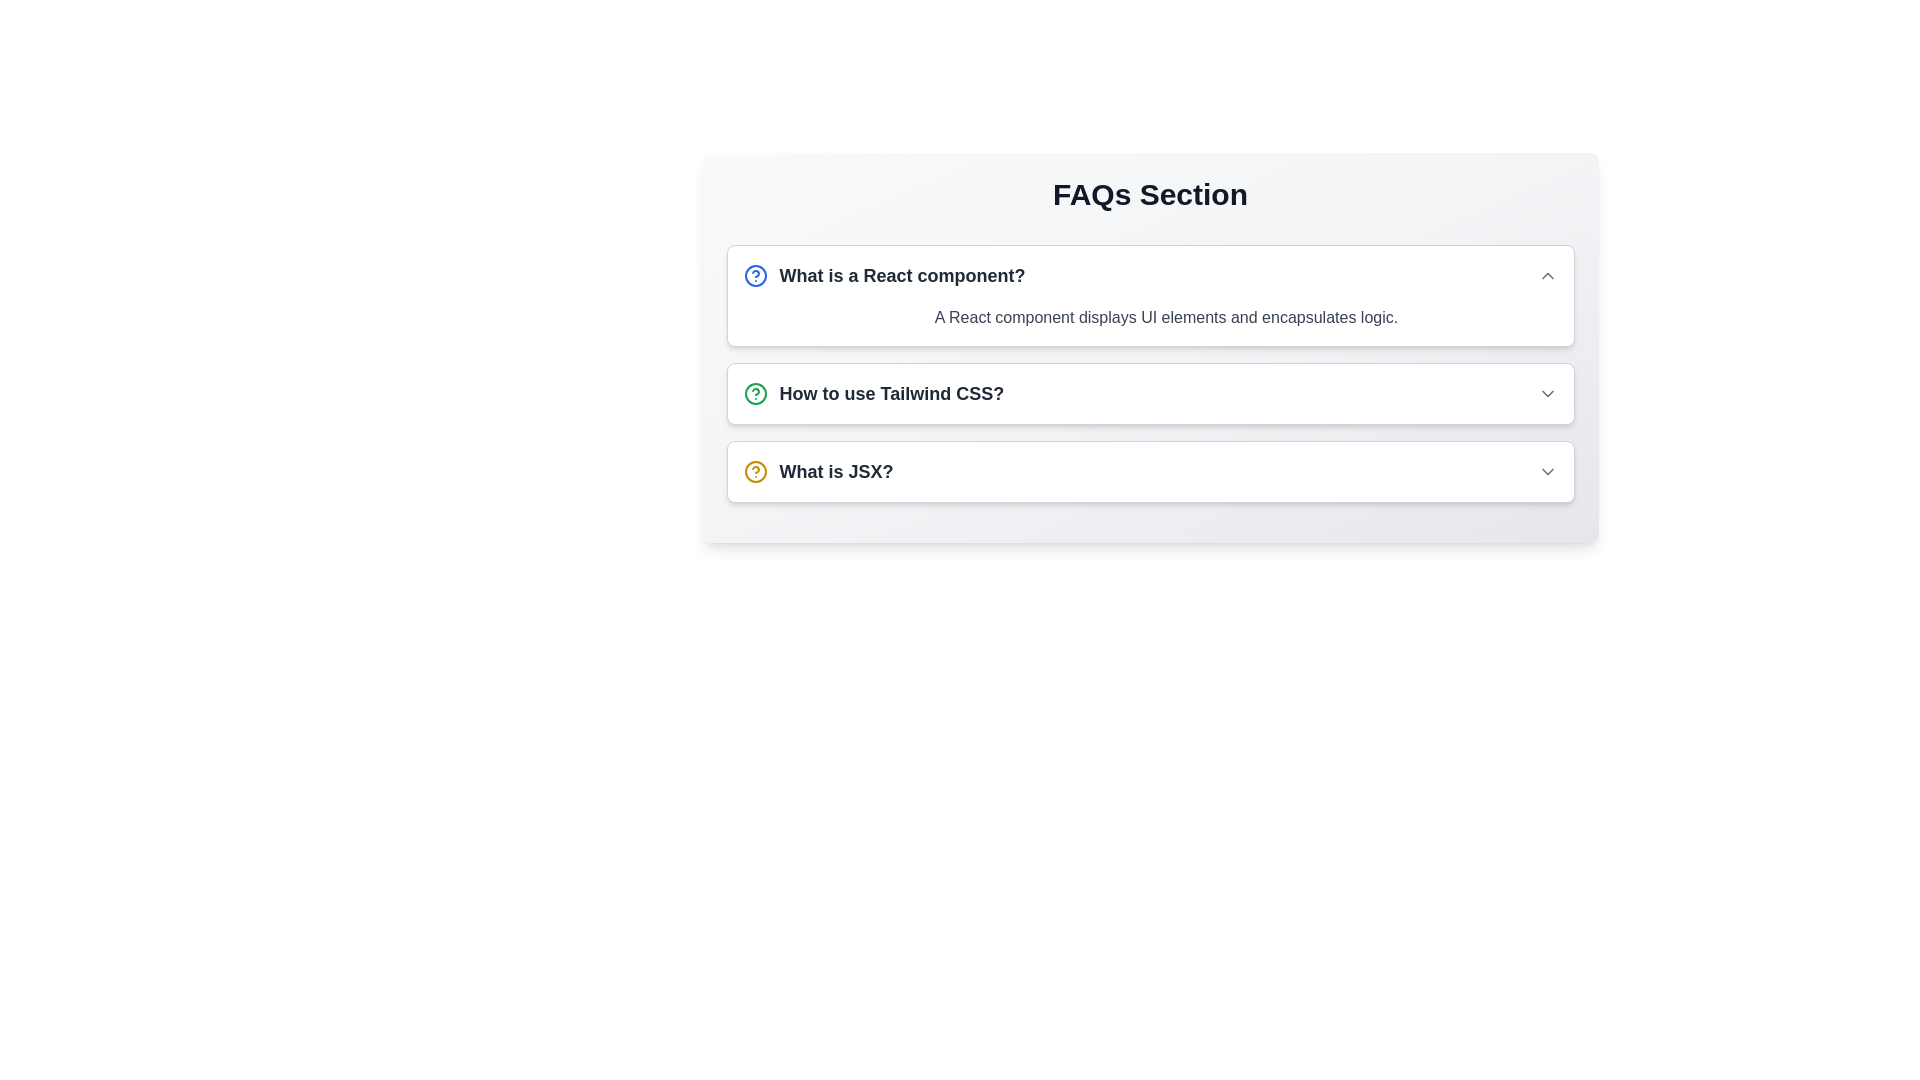 The image size is (1920, 1080). Describe the element at coordinates (1150, 471) in the screenshot. I see `the third collapsible question item in the FAQs section, which asks 'What is JSX?'` at that location.